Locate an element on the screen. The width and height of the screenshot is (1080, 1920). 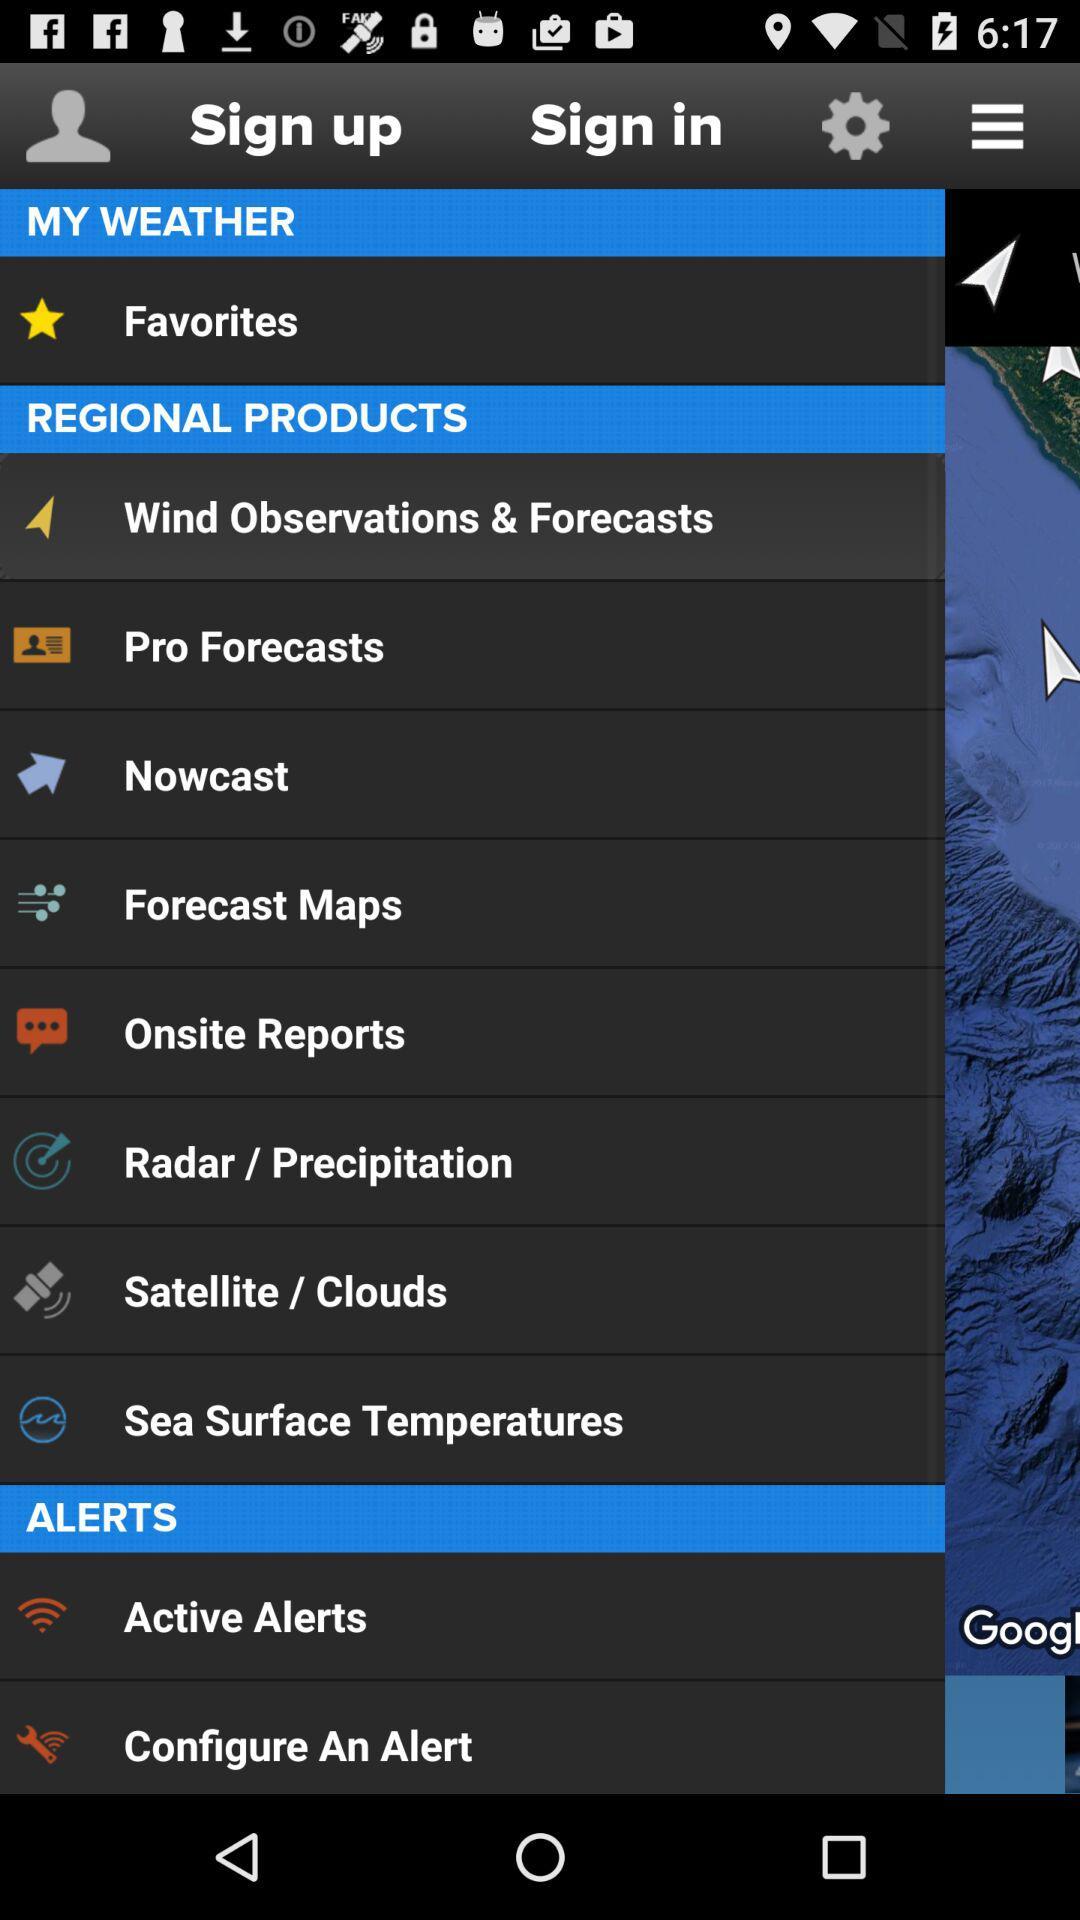
the settings icon is located at coordinates (855, 133).